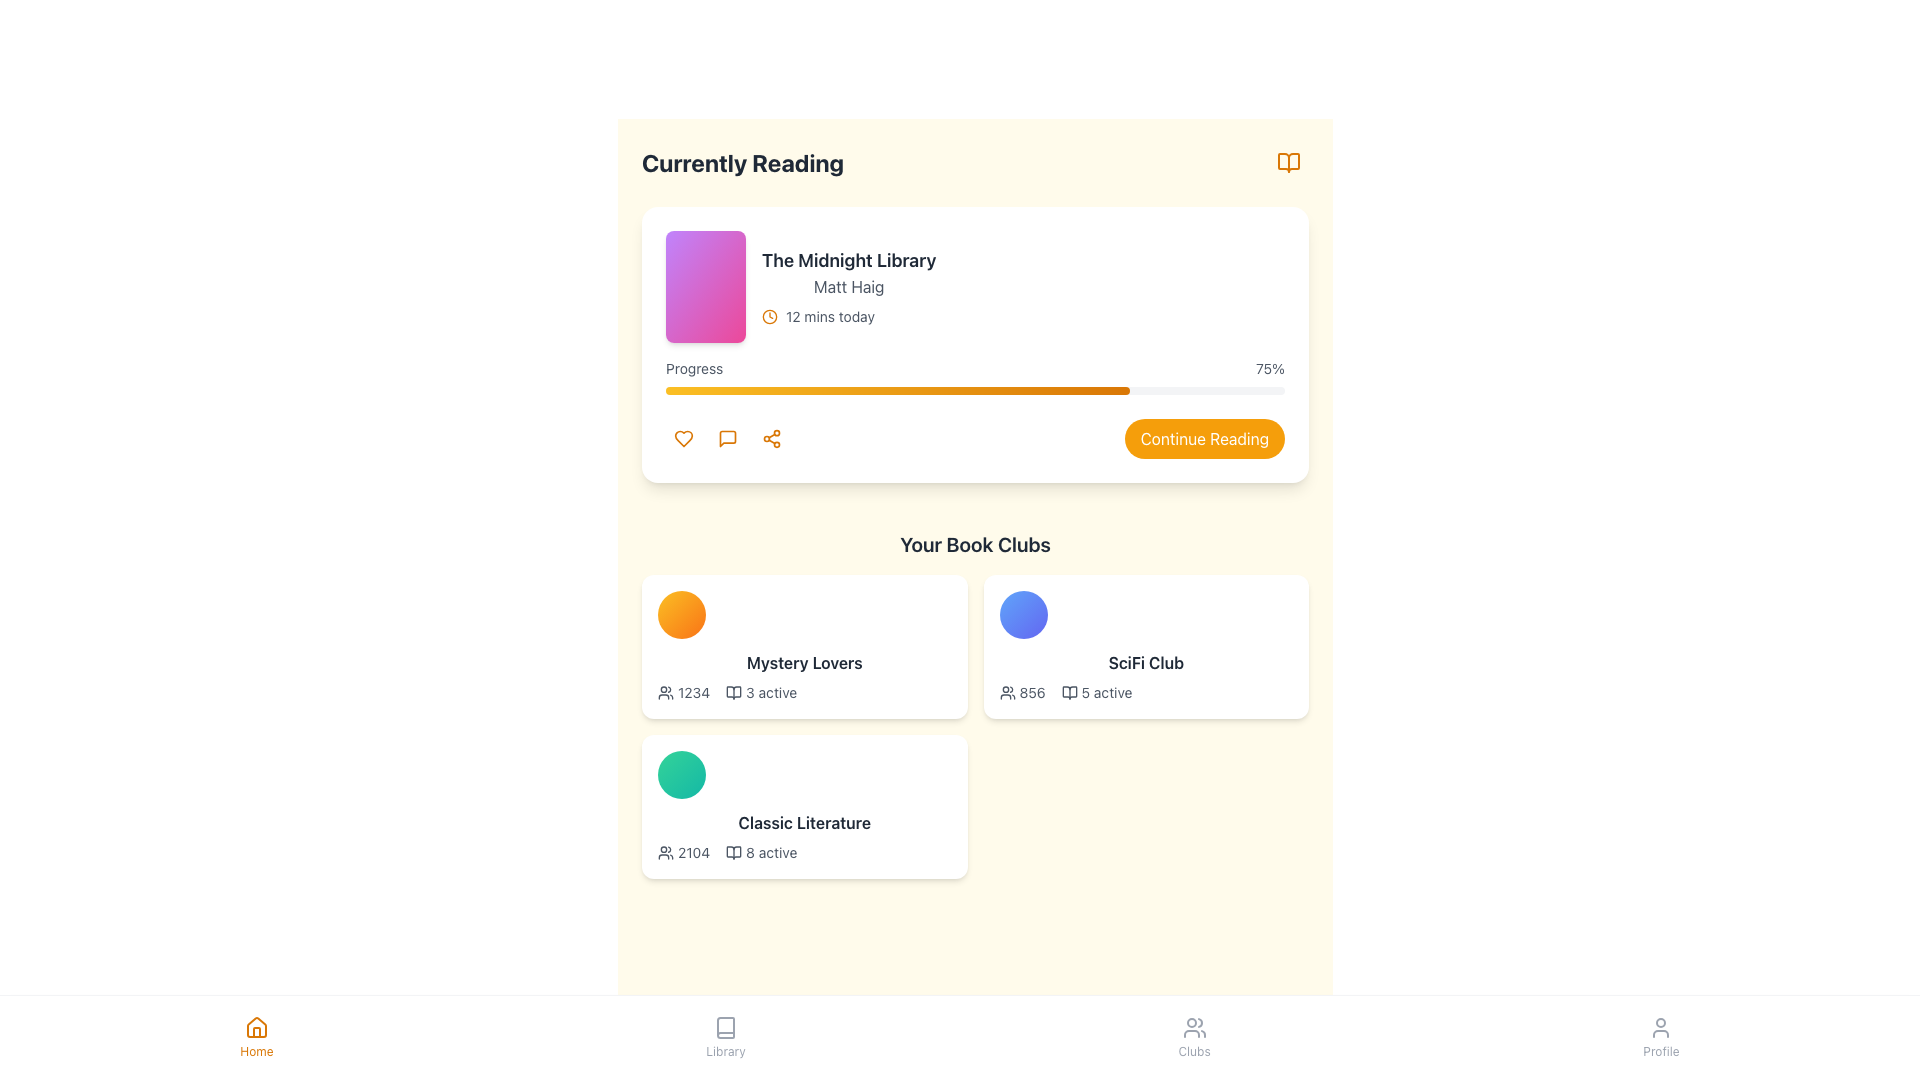 This screenshot has height=1080, width=1920. I want to click on the Informational Label displaying the active count of entities in the 'SciFi Club' section, located below the club's main title and adjacent to the member count, so click(1096, 692).